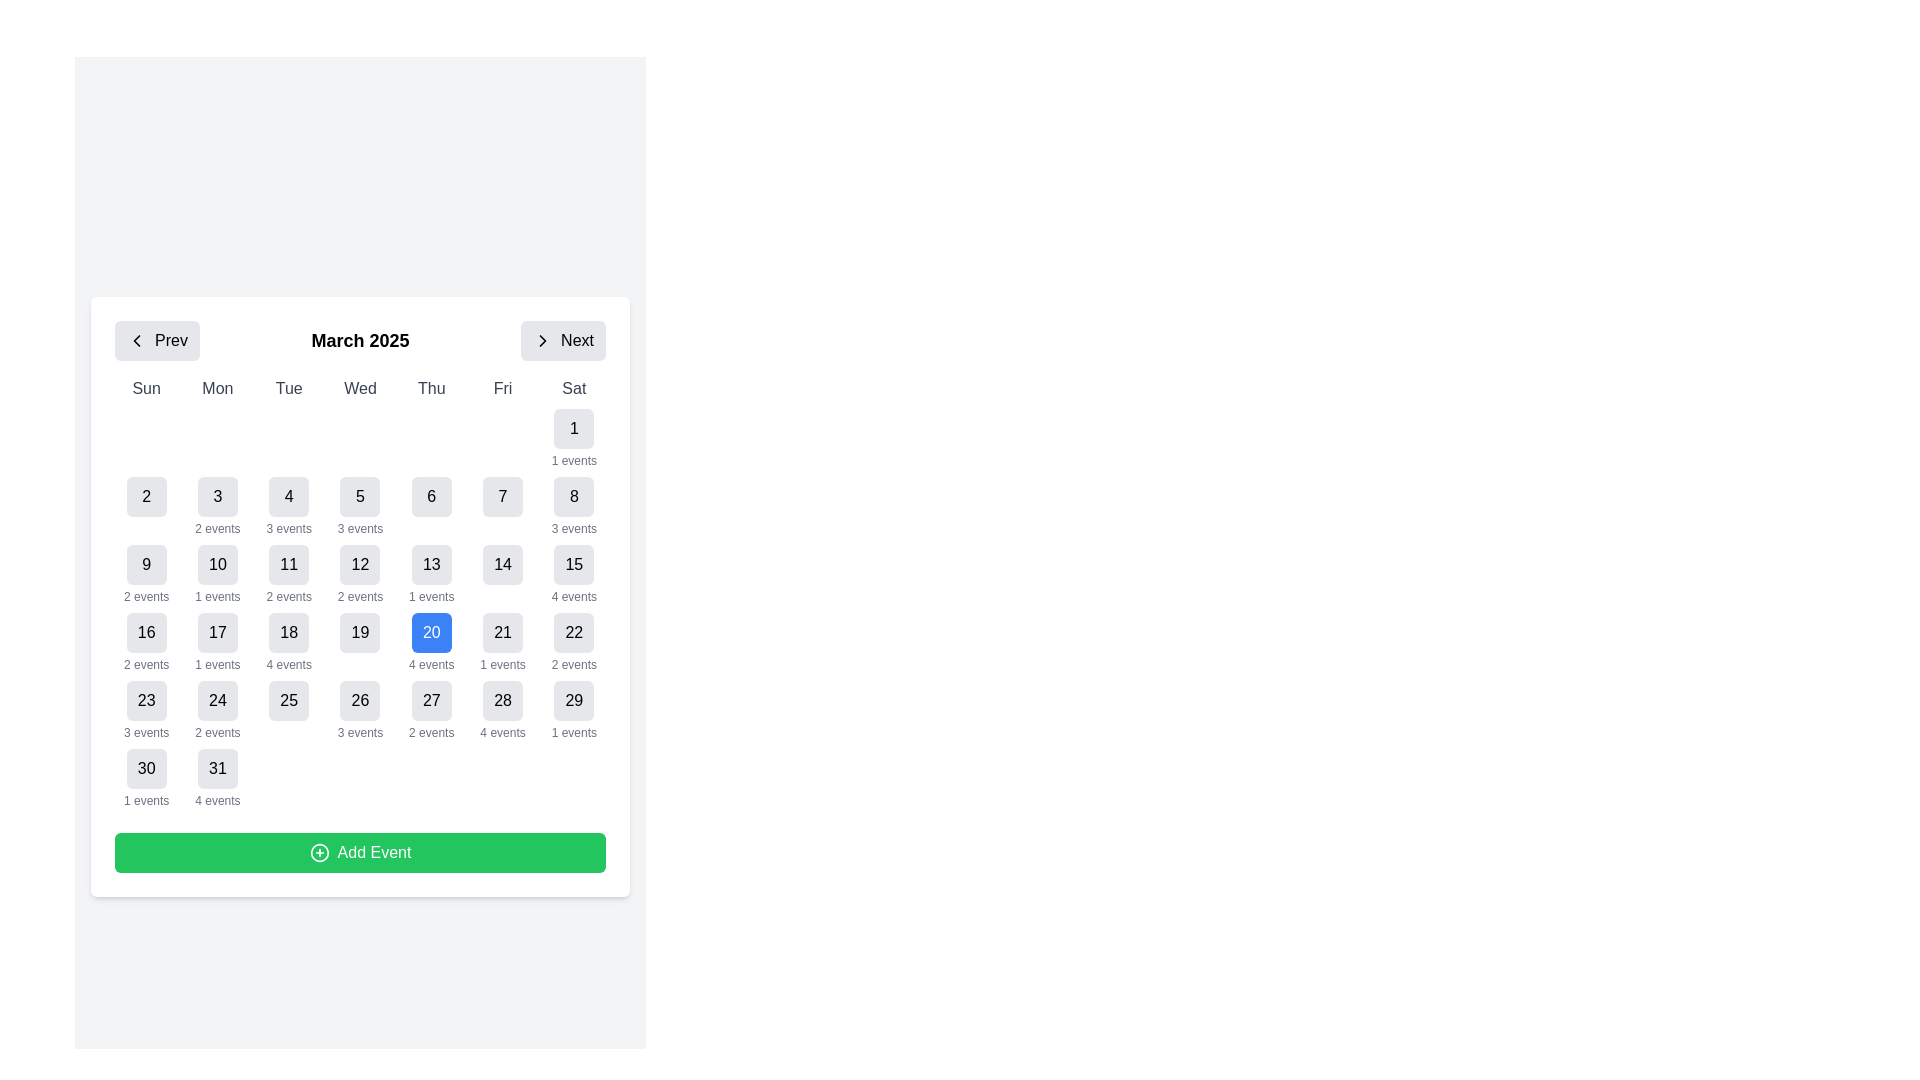 This screenshot has height=1080, width=1920. Describe the element at coordinates (573, 596) in the screenshot. I see `the label indicating the number of events scheduled for the date '15' in the calendar layout, located at the bottom of the corresponding grid cell` at that location.